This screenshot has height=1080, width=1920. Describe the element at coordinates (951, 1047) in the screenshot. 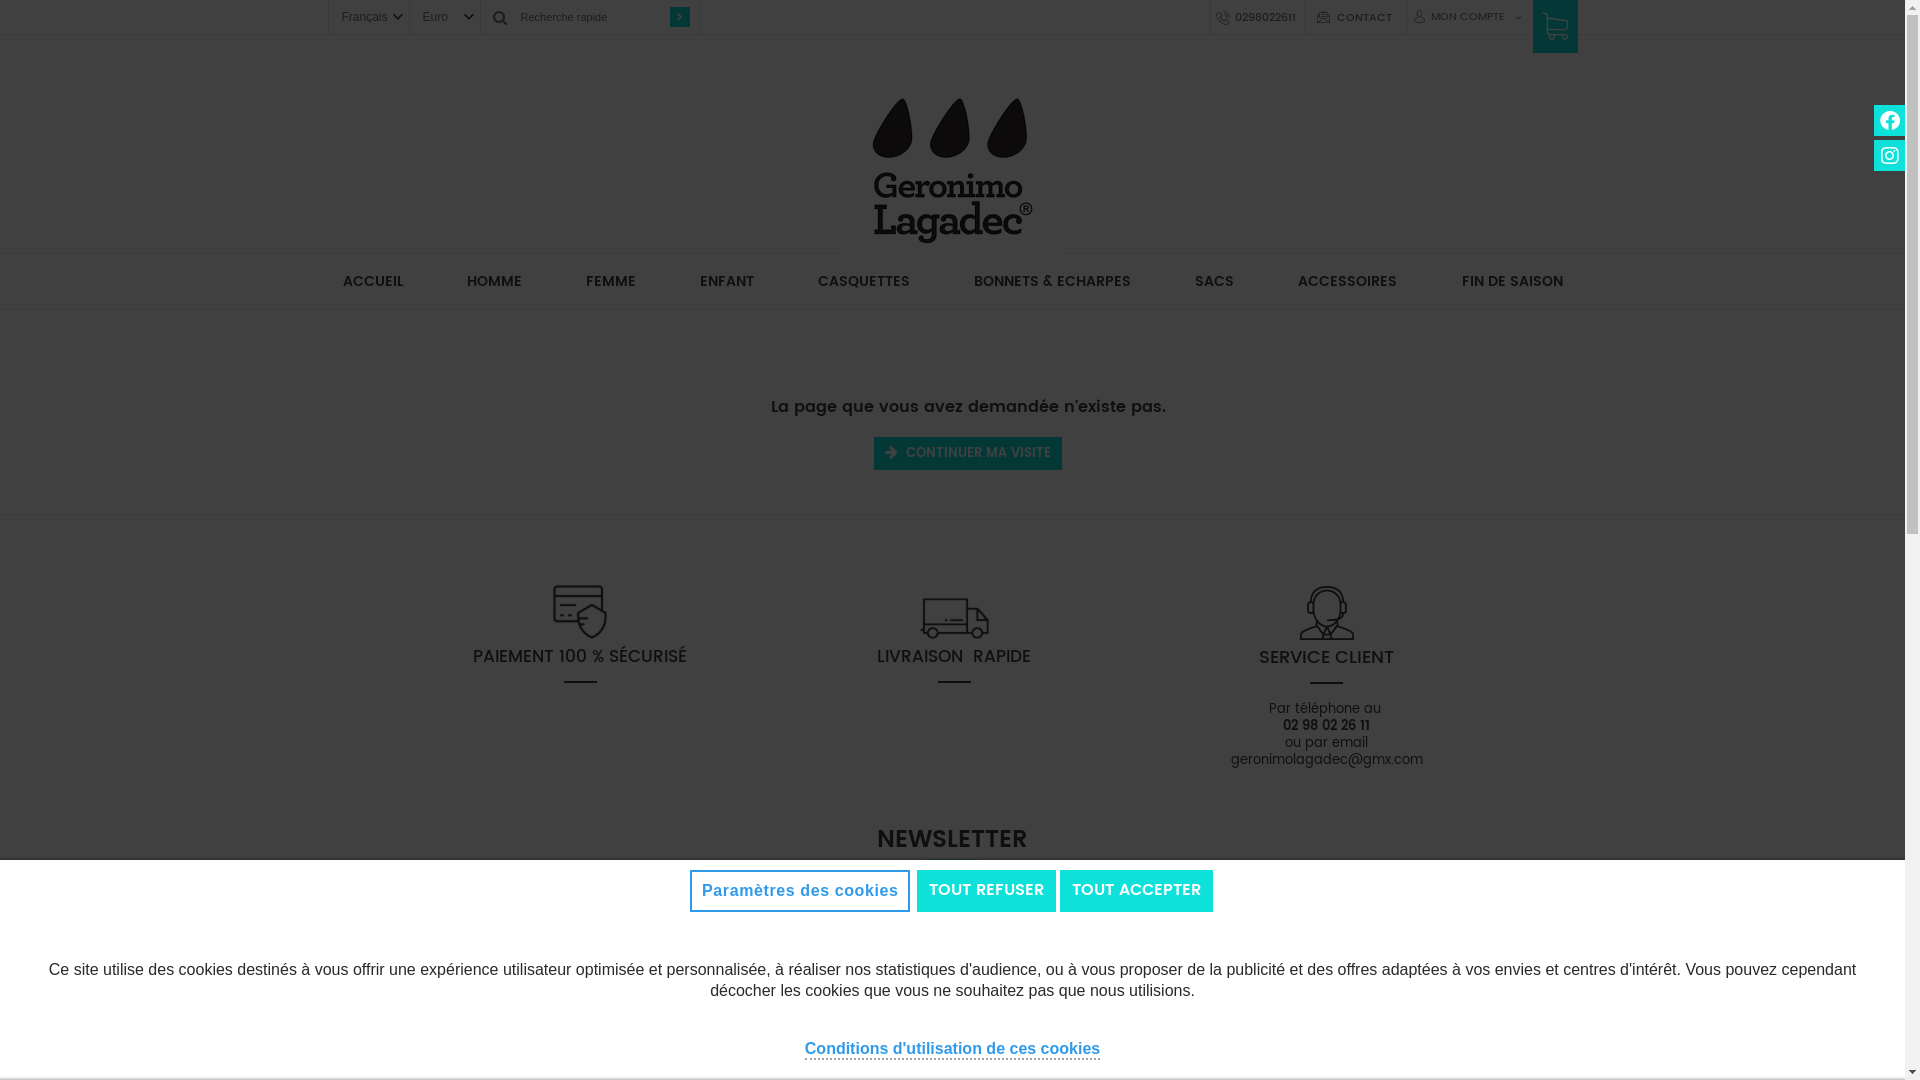

I see `'Conditions d'utilisation de ces cookies'` at that location.